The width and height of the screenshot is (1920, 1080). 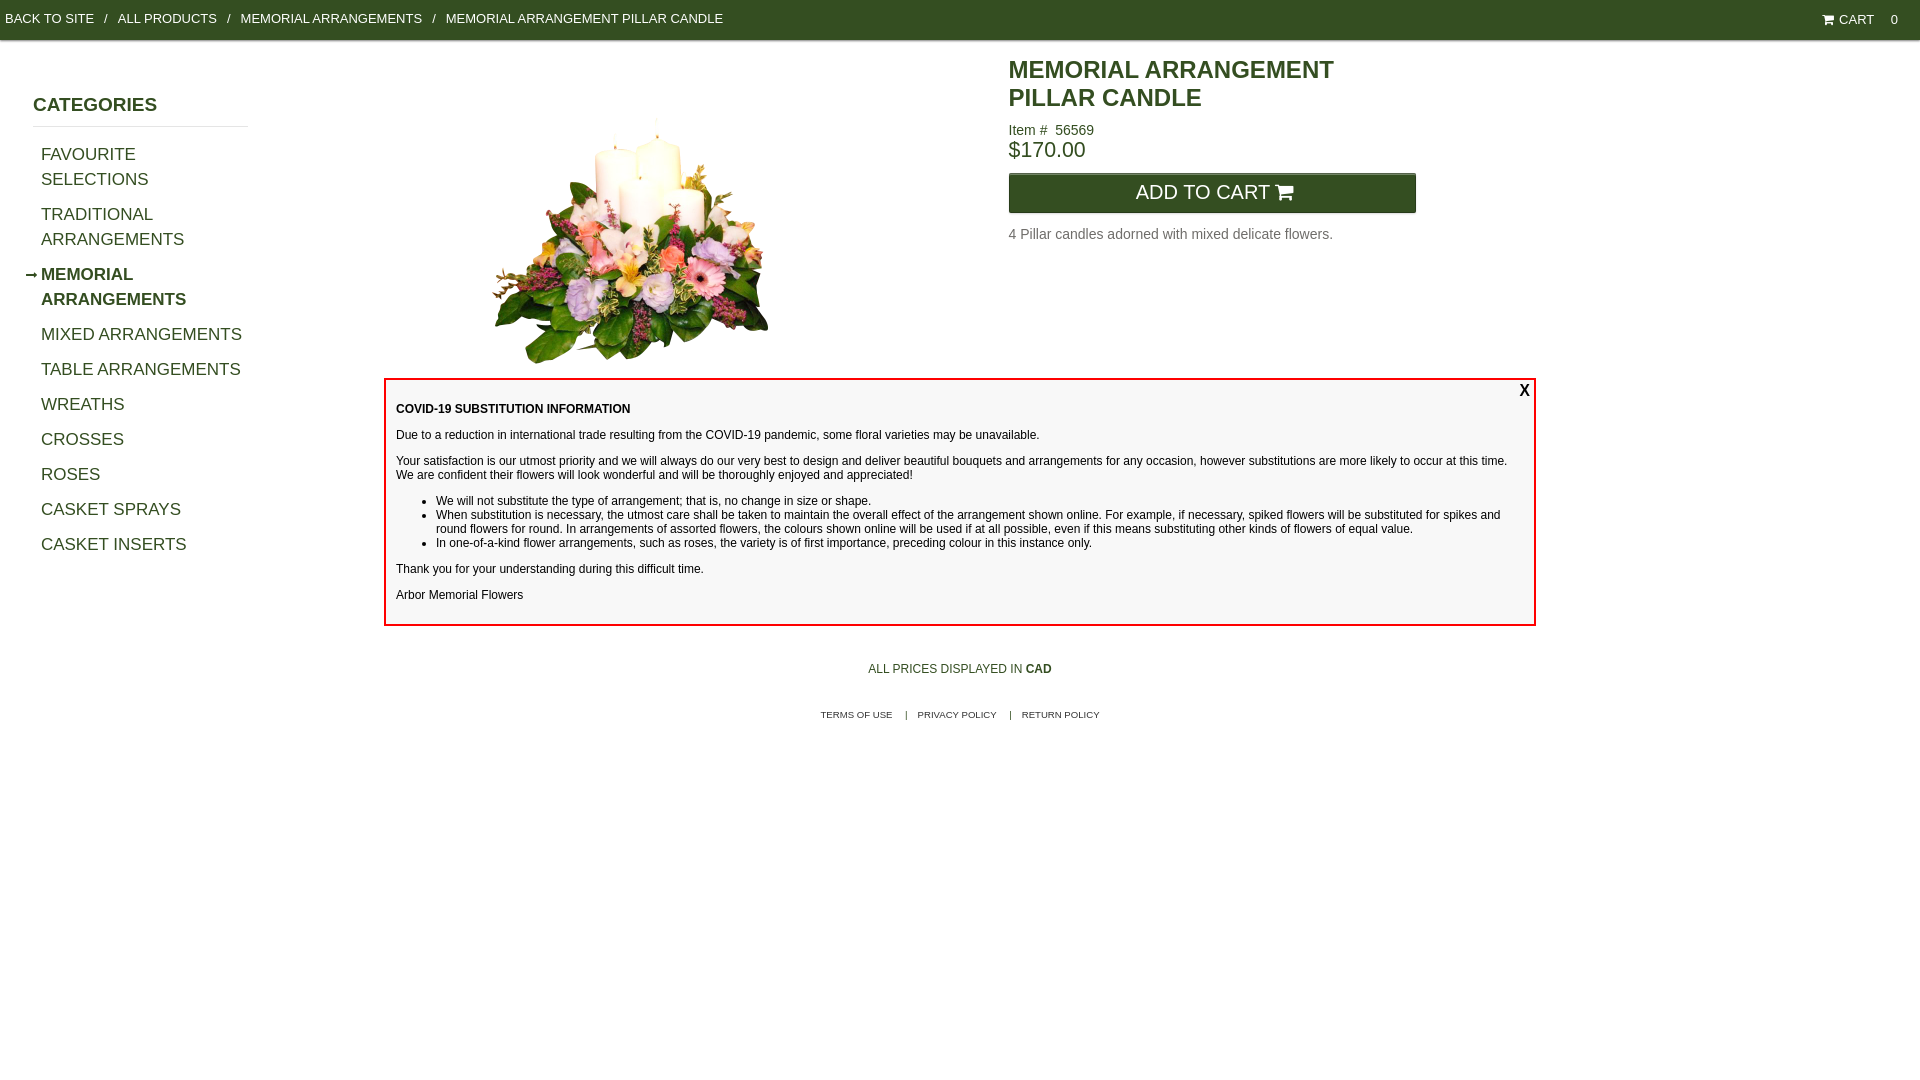 I want to click on 'TERMS OF USE', so click(x=855, y=713).